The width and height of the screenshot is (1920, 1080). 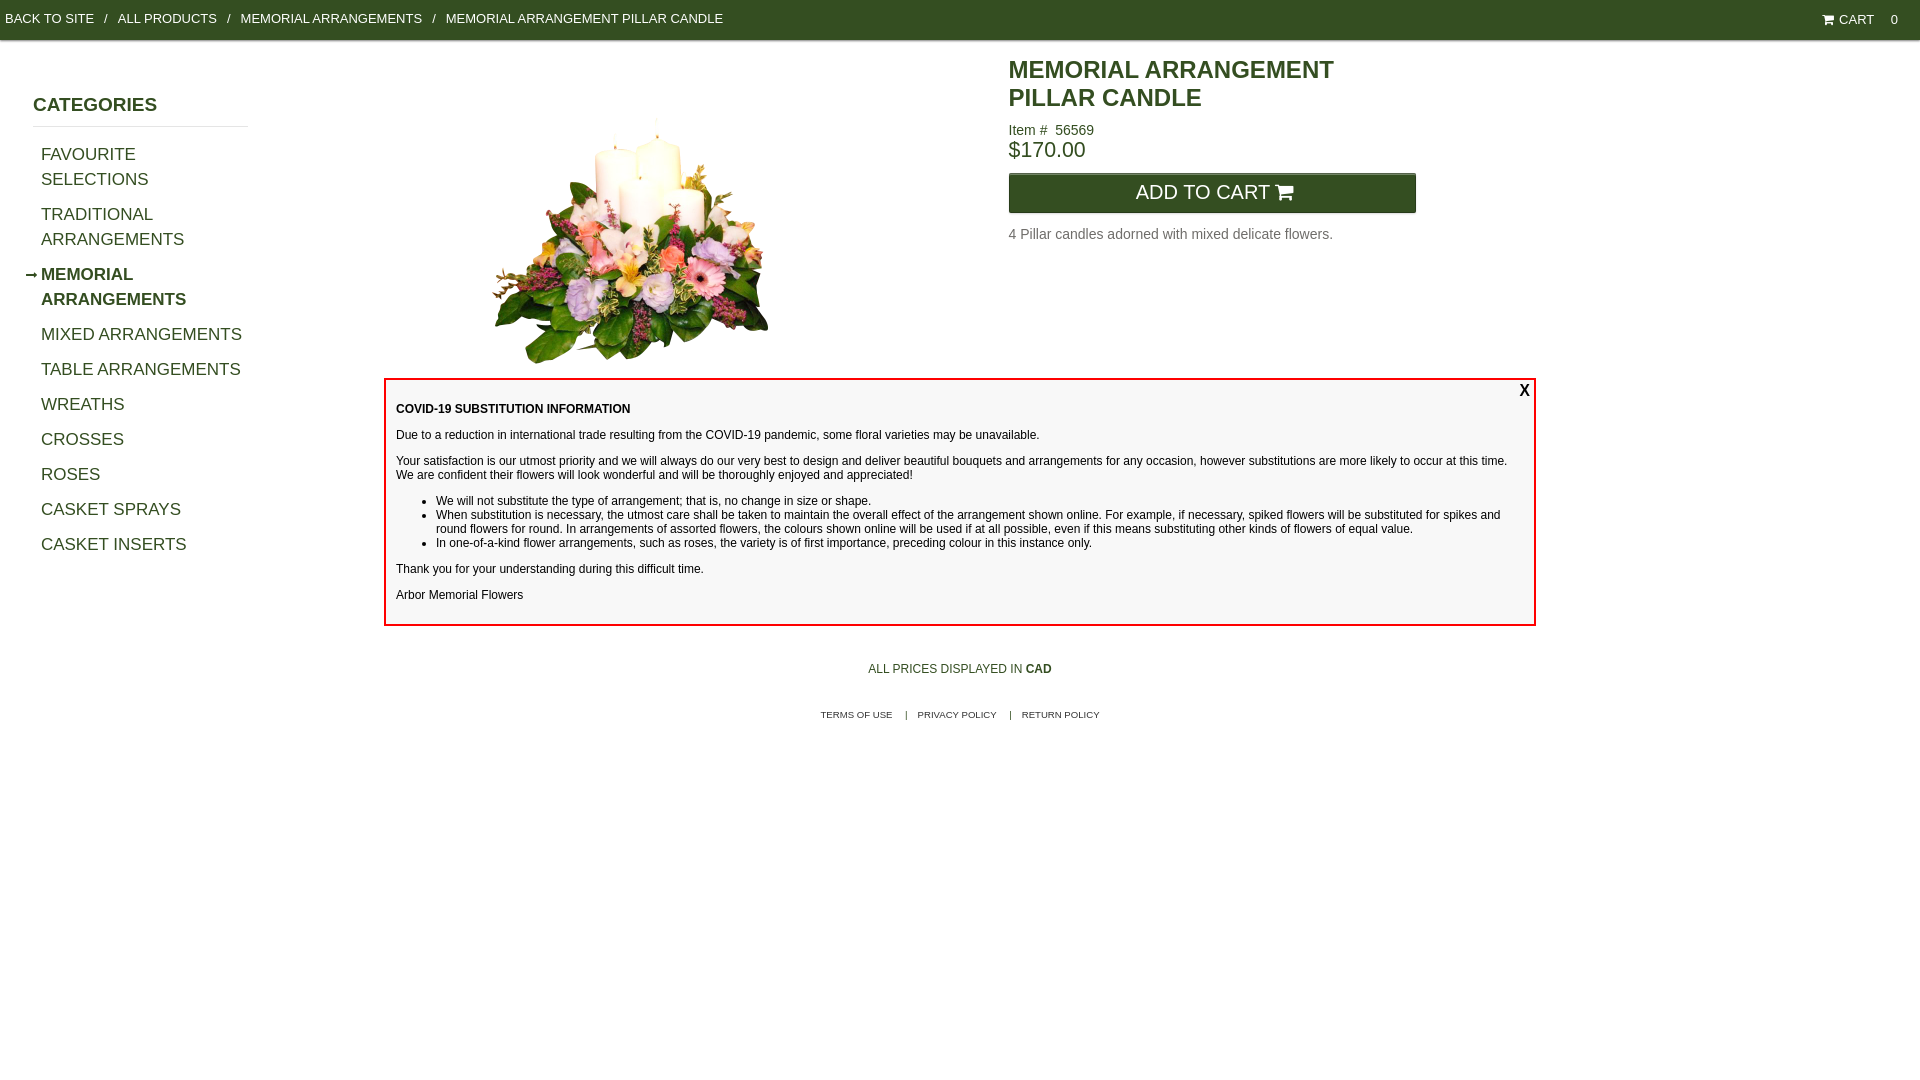 I want to click on 'TERMS OF USE', so click(x=855, y=713).